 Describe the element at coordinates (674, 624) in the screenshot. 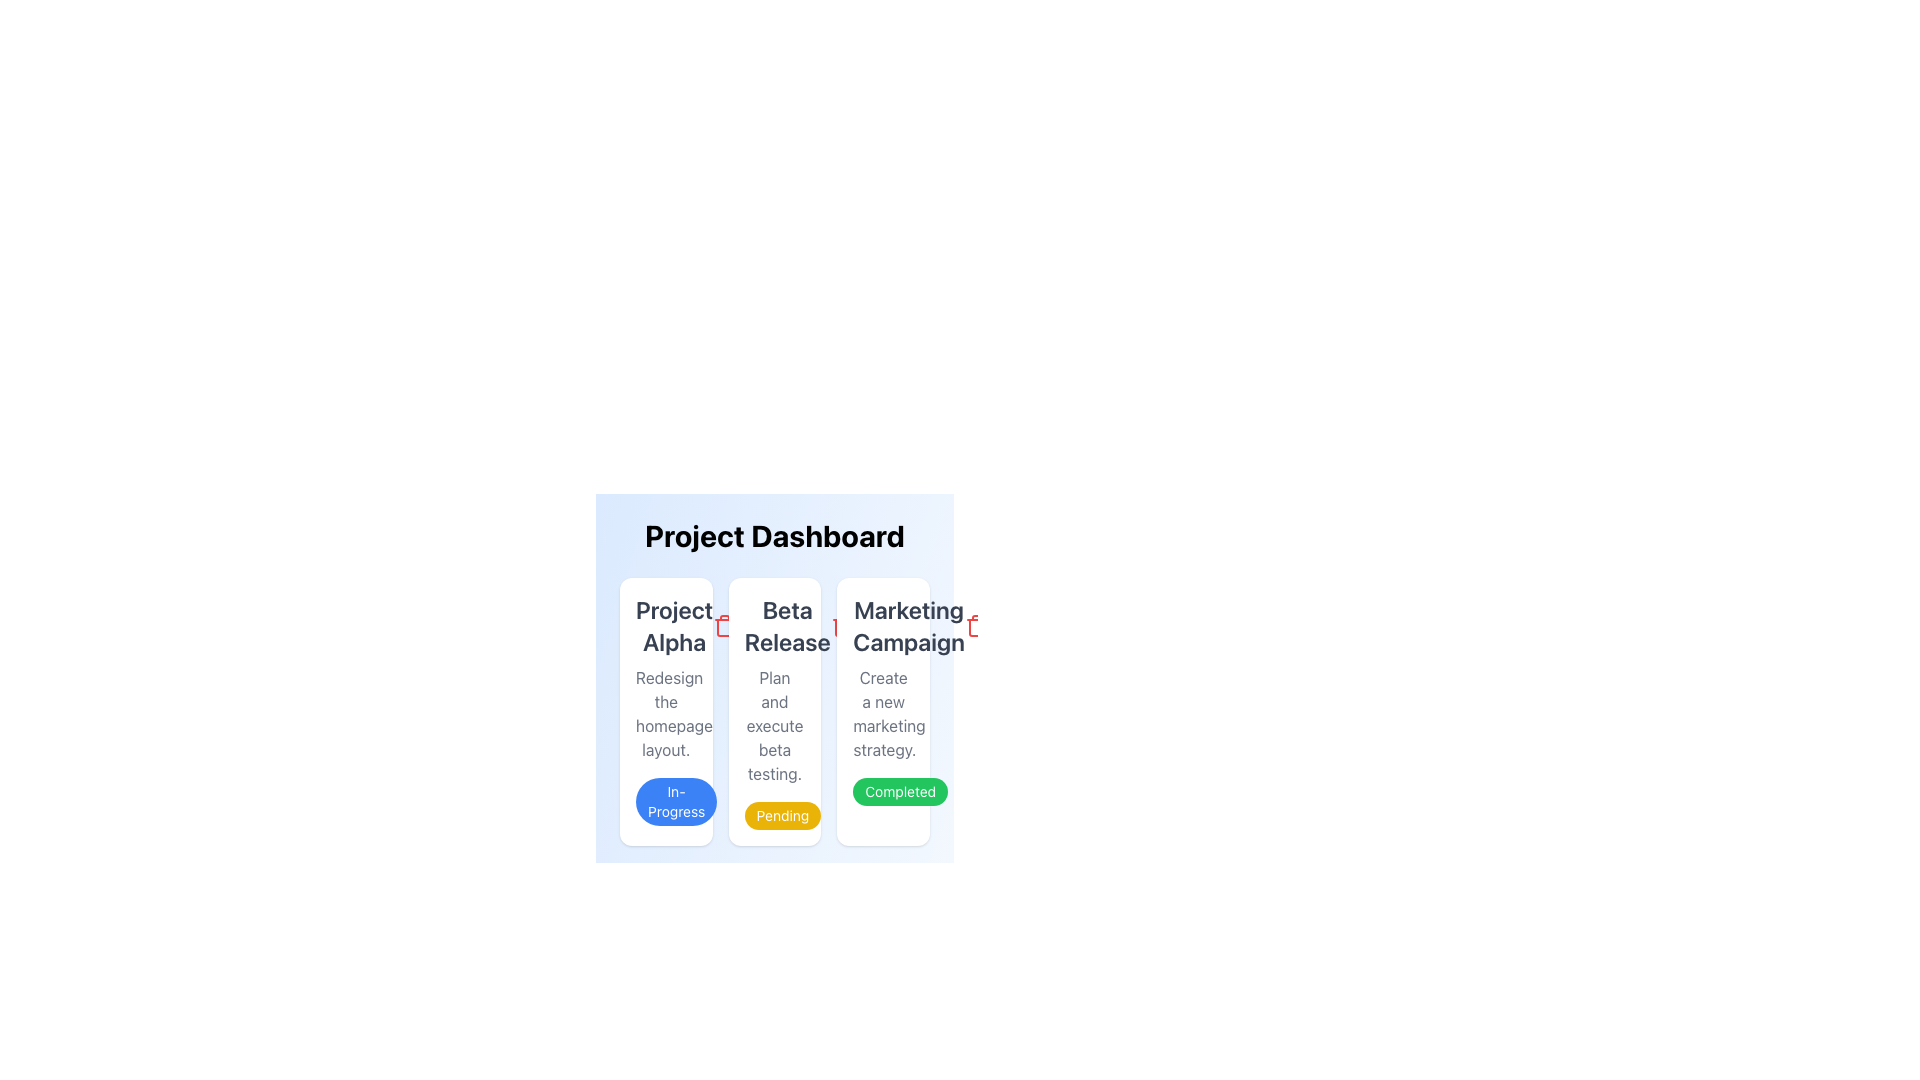

I see `the 'Project Alpha' text label, which is prominently displayed in a large and bold font within a card at the top of the project listing` at that location.